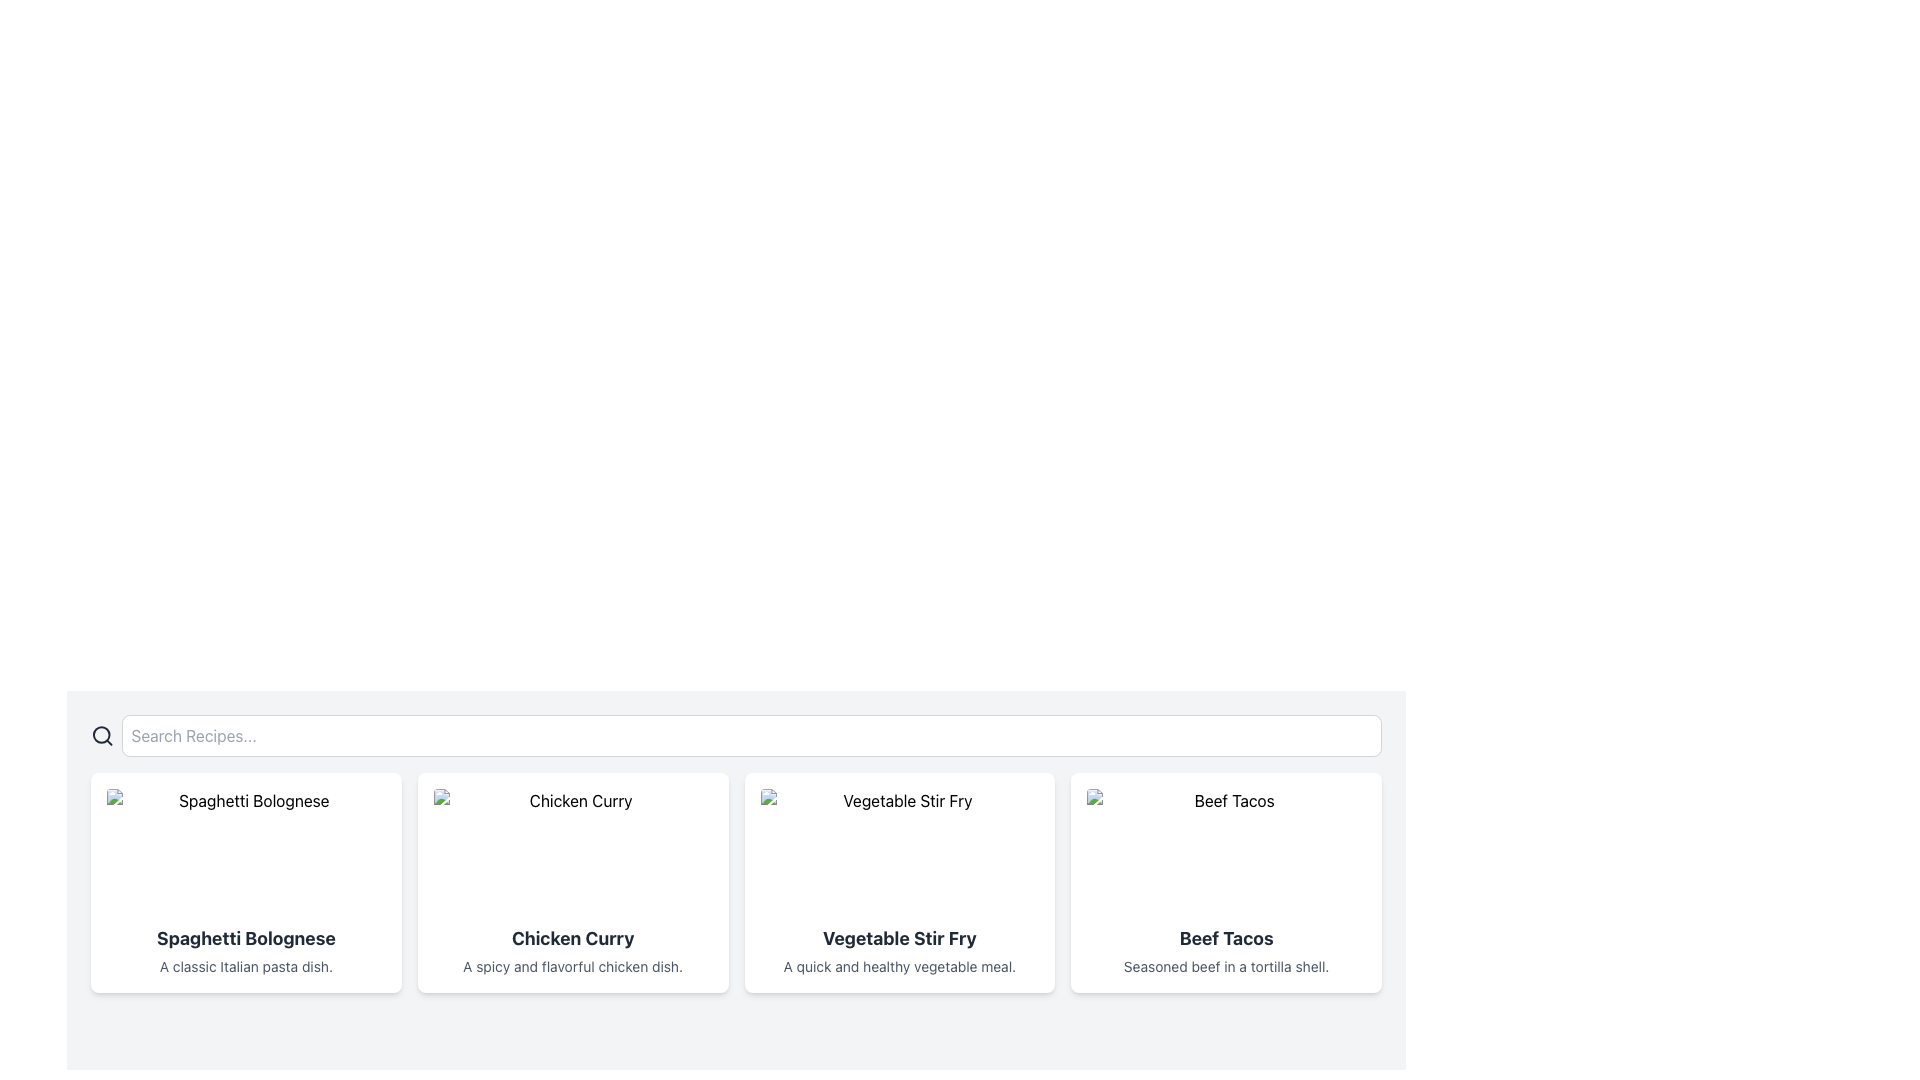 This screenshot has height=1080, width=1920. What do you see at coordinates (1225, 938) in the screenshot?
I see `text label displaying 'Beef Tacos' which is located in the rightmost card of a horizontal list, centered beneath its image` at bounding box center [1225, 938].